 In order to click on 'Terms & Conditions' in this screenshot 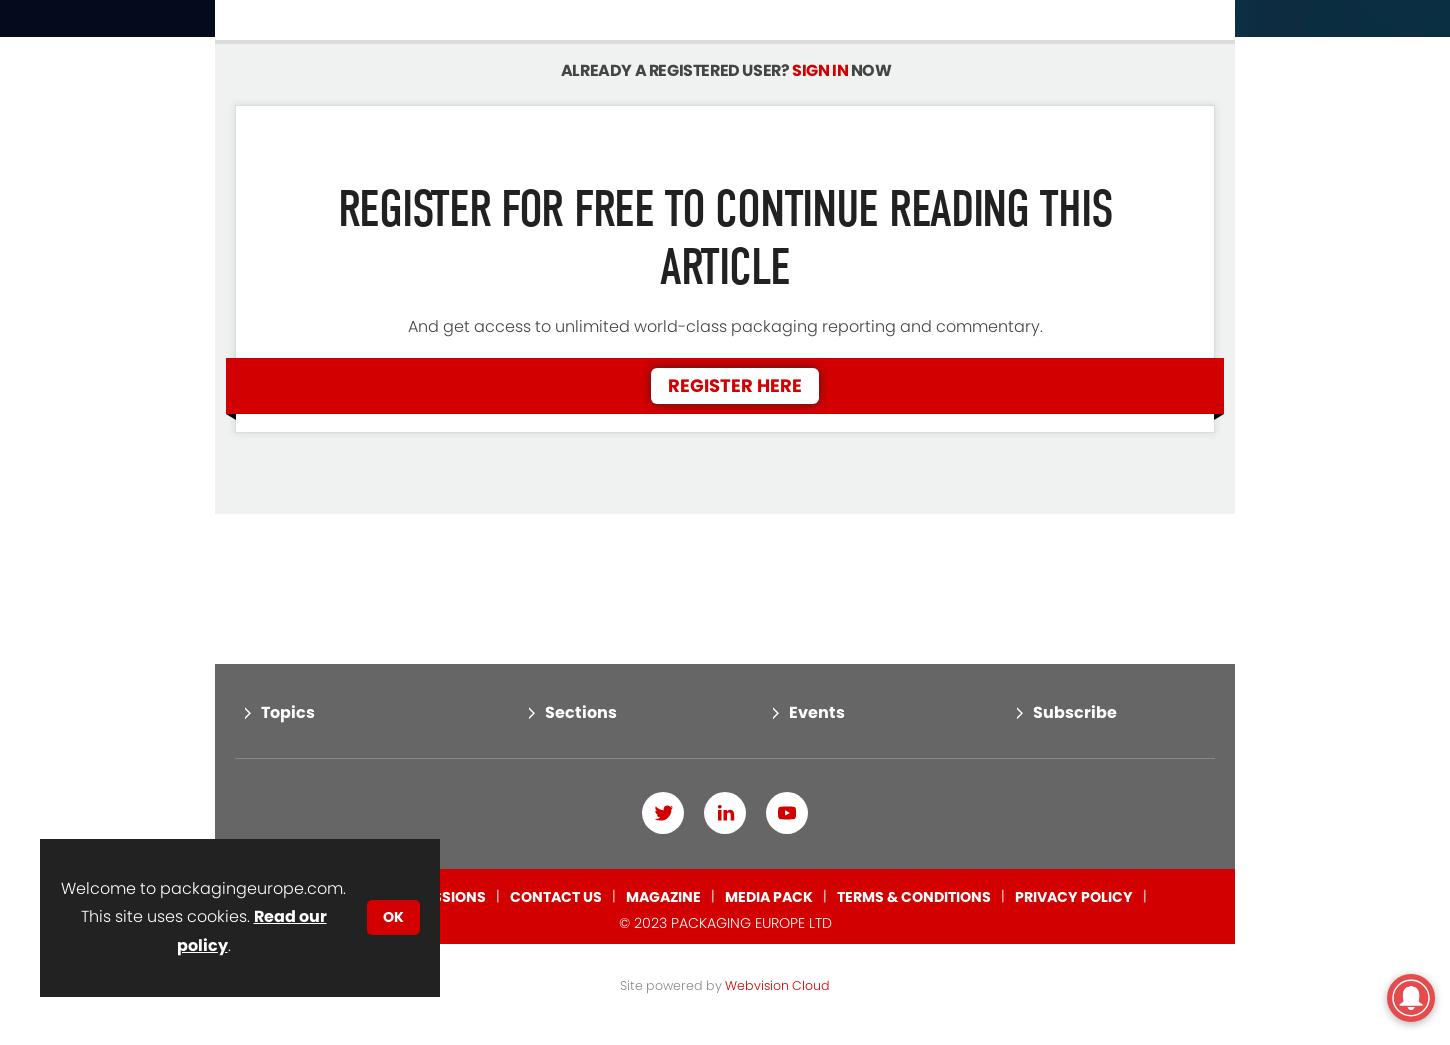, I will do `click(912, 812)`.